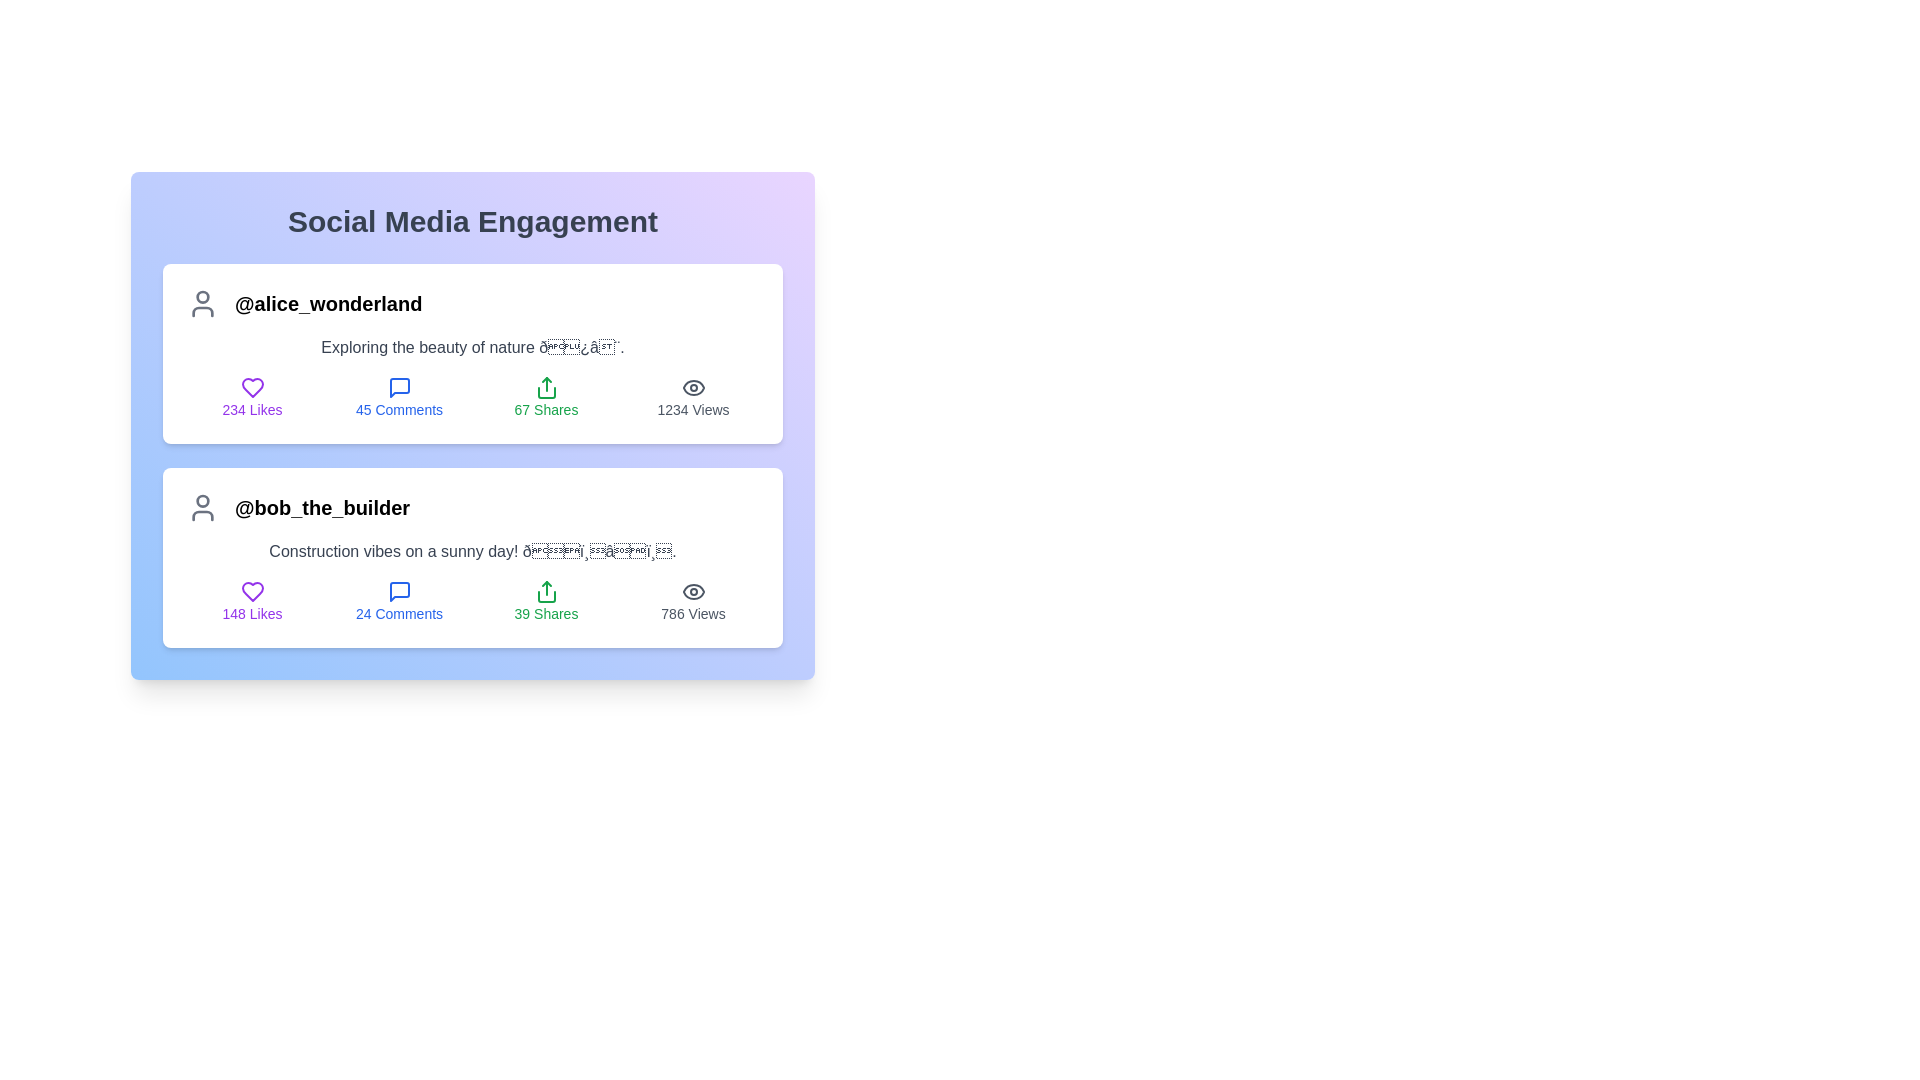 The image size is (1920, 1080). What do you see at coordinates (546, 600) in the screenshot?
I see `the share button with an icon and label that shows the share count ('39 Shares') located under '@bob_the_builder's post` at bounding box center [546, 600].